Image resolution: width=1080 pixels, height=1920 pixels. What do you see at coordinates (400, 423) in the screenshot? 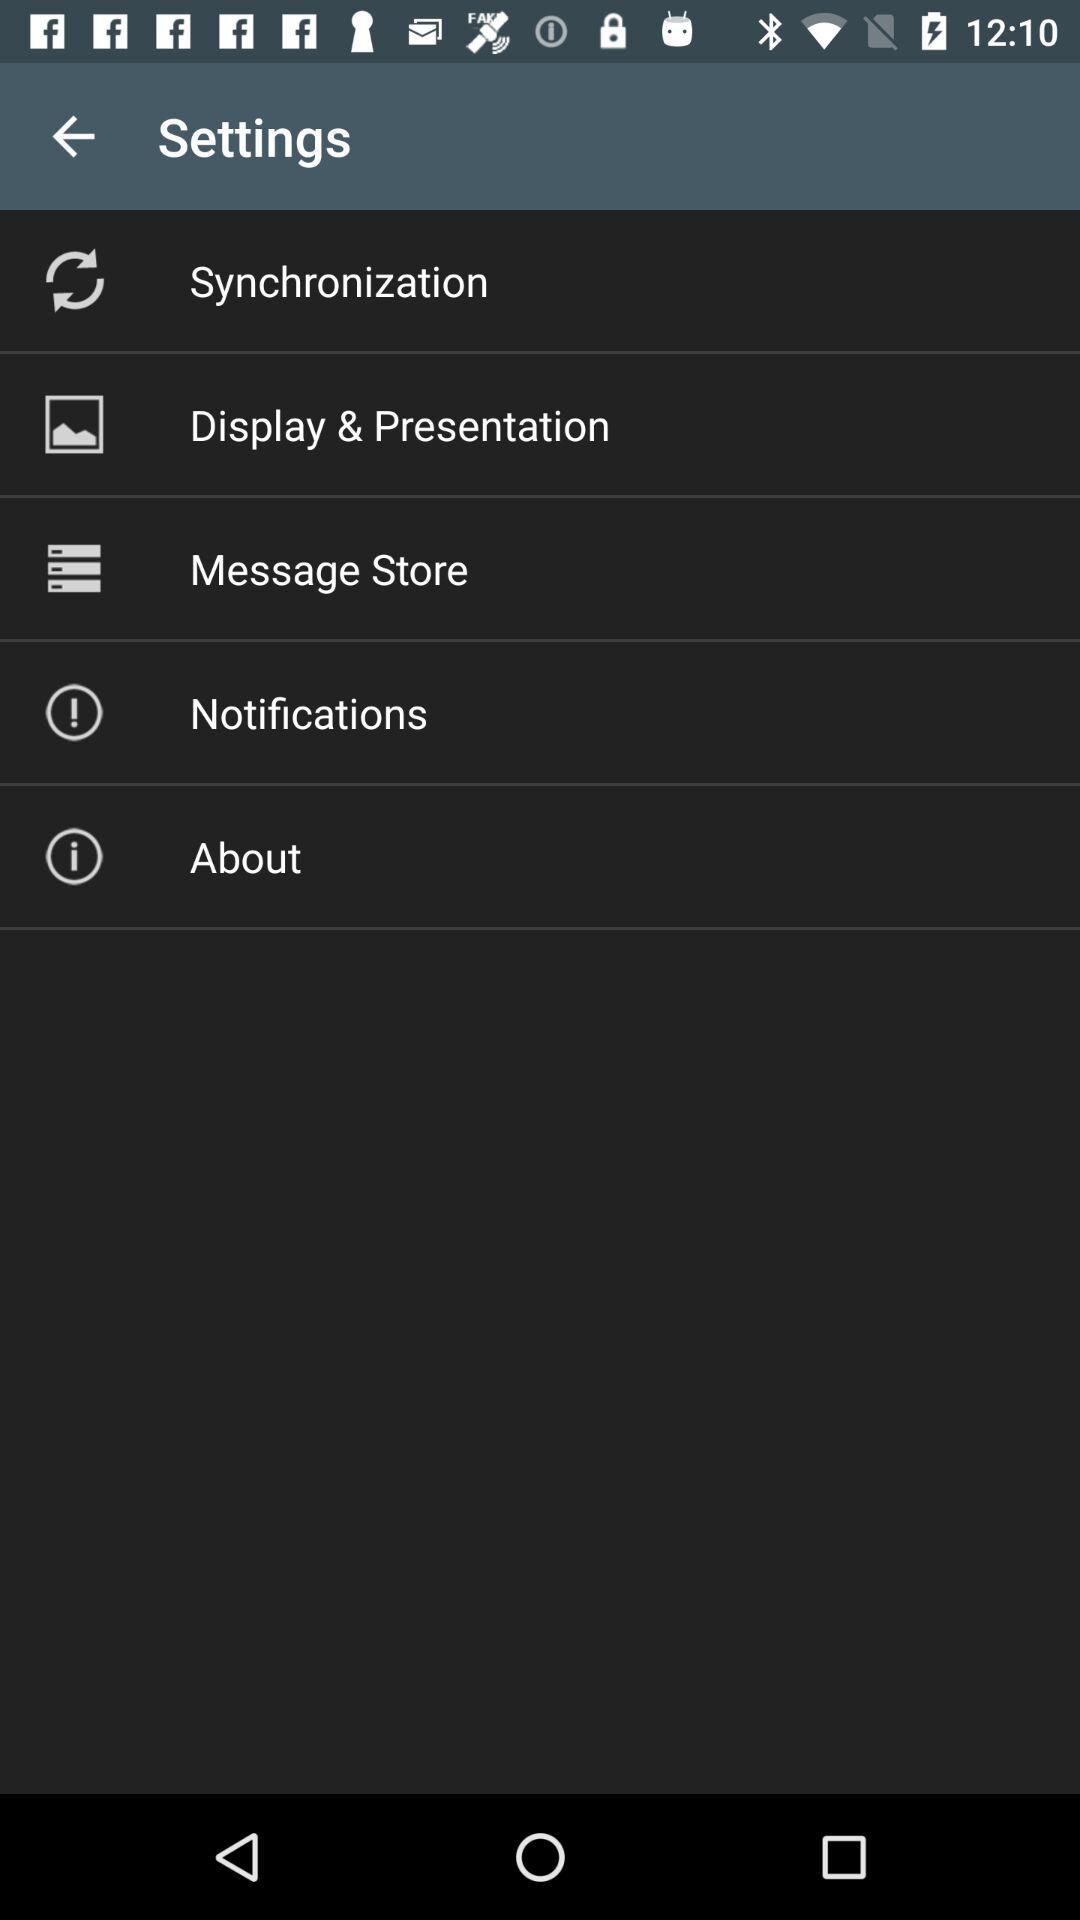
I see `display & presentation` at bounding box center [400, 423].